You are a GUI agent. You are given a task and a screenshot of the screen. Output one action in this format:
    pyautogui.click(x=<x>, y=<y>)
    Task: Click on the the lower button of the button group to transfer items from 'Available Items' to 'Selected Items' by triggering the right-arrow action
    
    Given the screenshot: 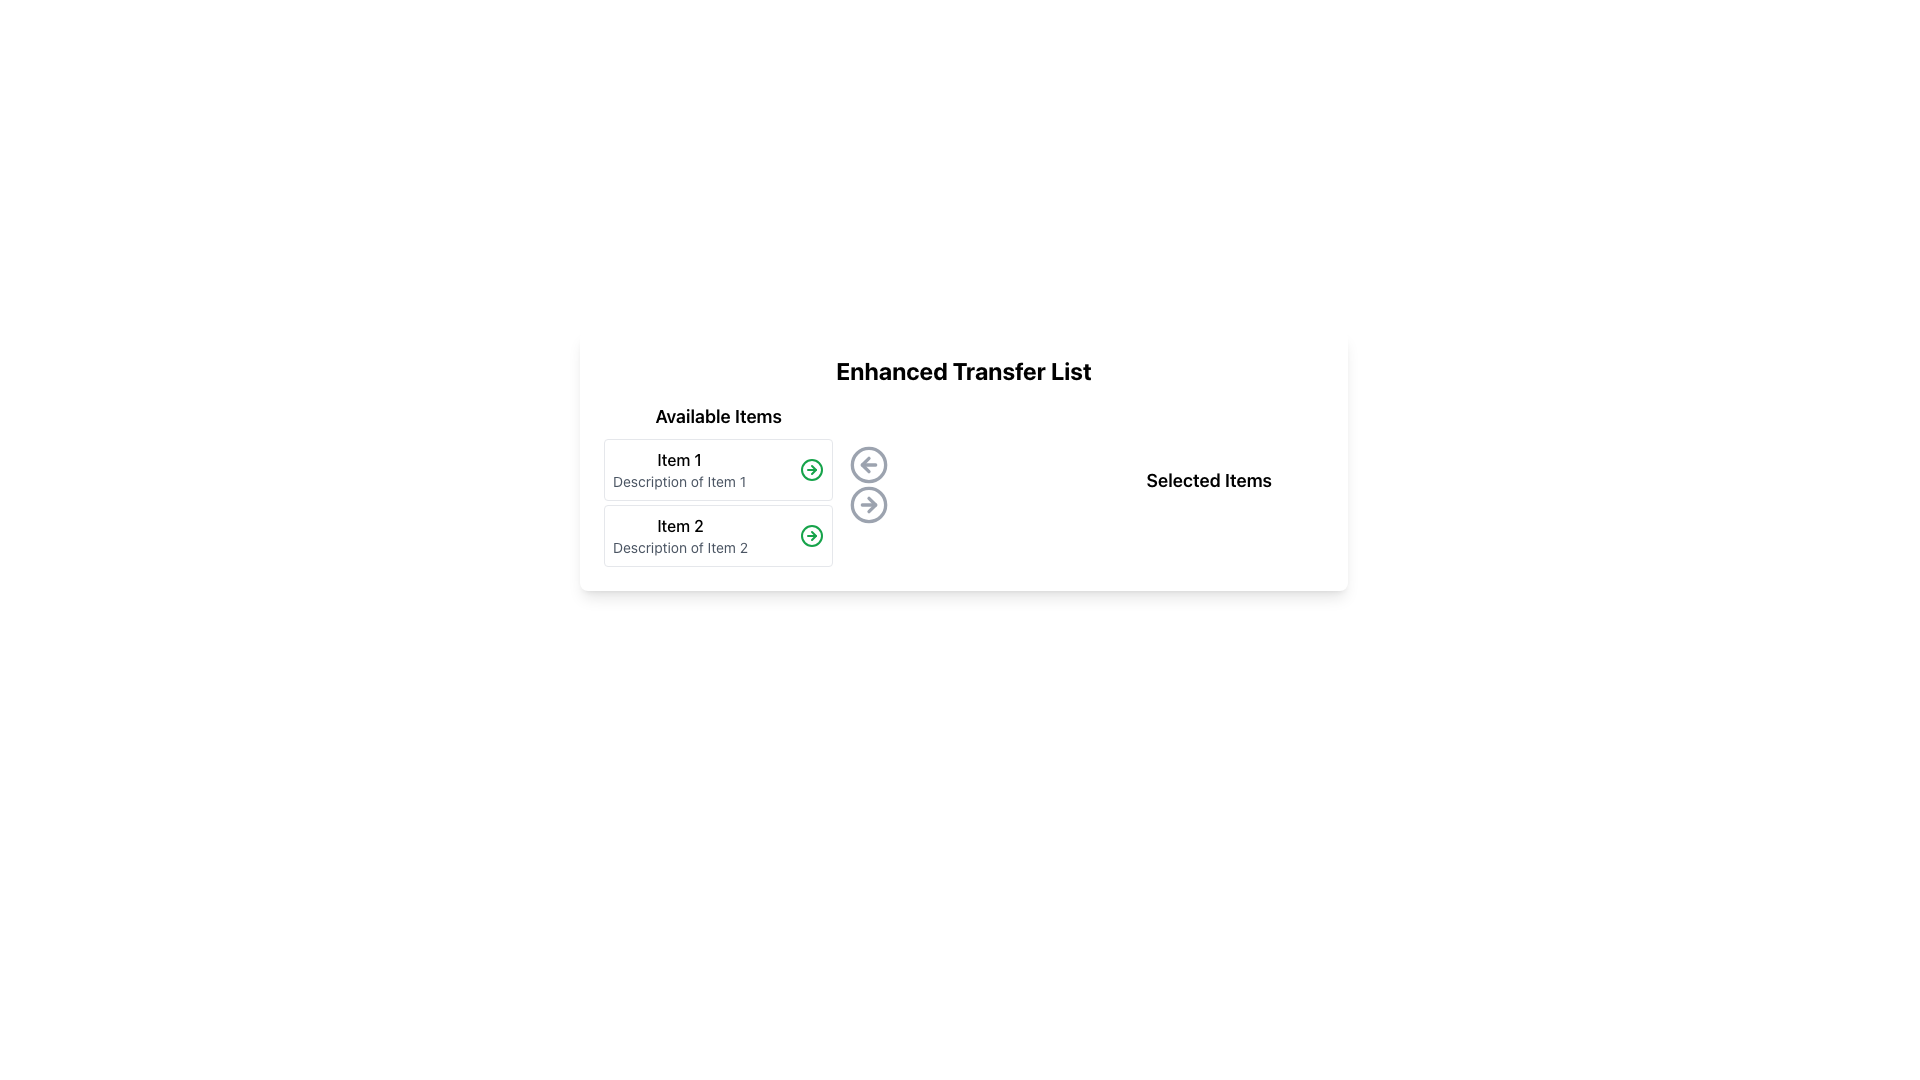 What is the action you would take?
    pyautogui.click(x=964, y=485)
    